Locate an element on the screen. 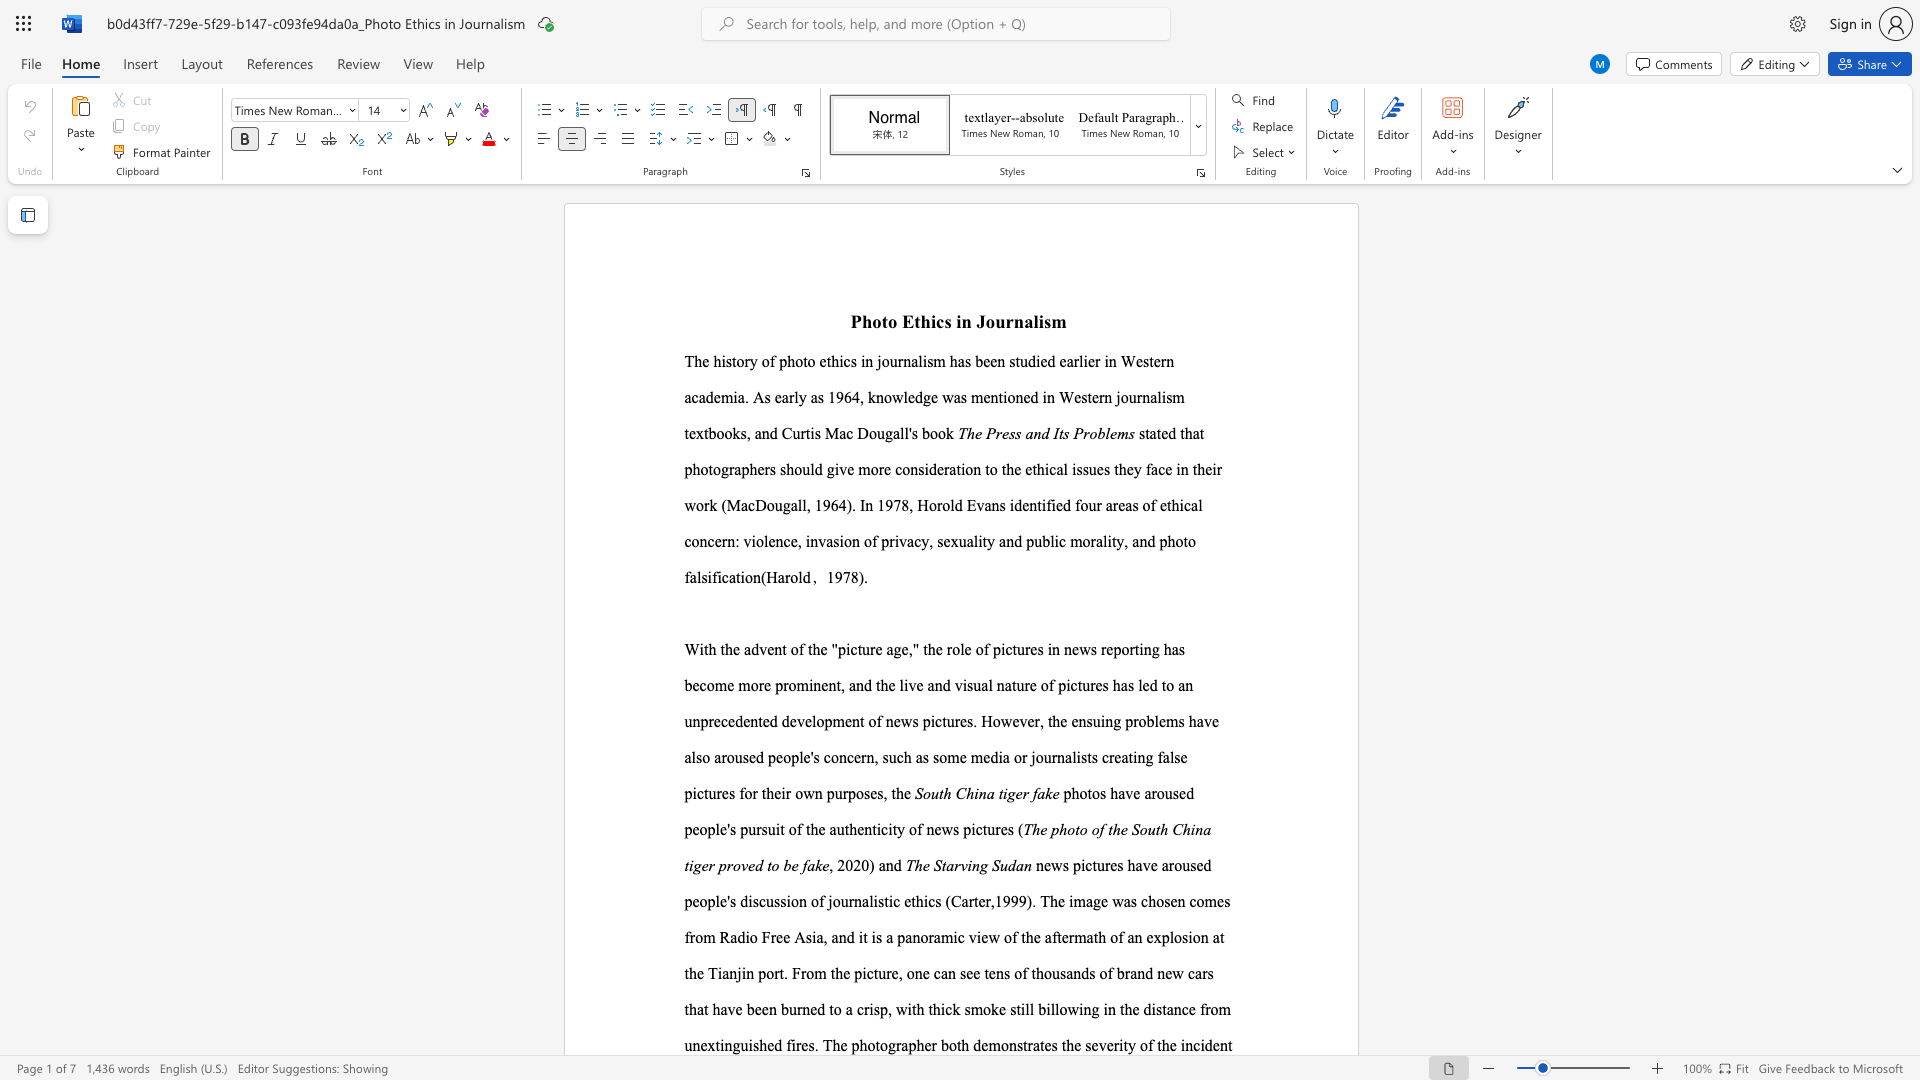 This screenshot has height=1080, width=1920. the 1th character "o" in the text is located at coordinates (793, 577).